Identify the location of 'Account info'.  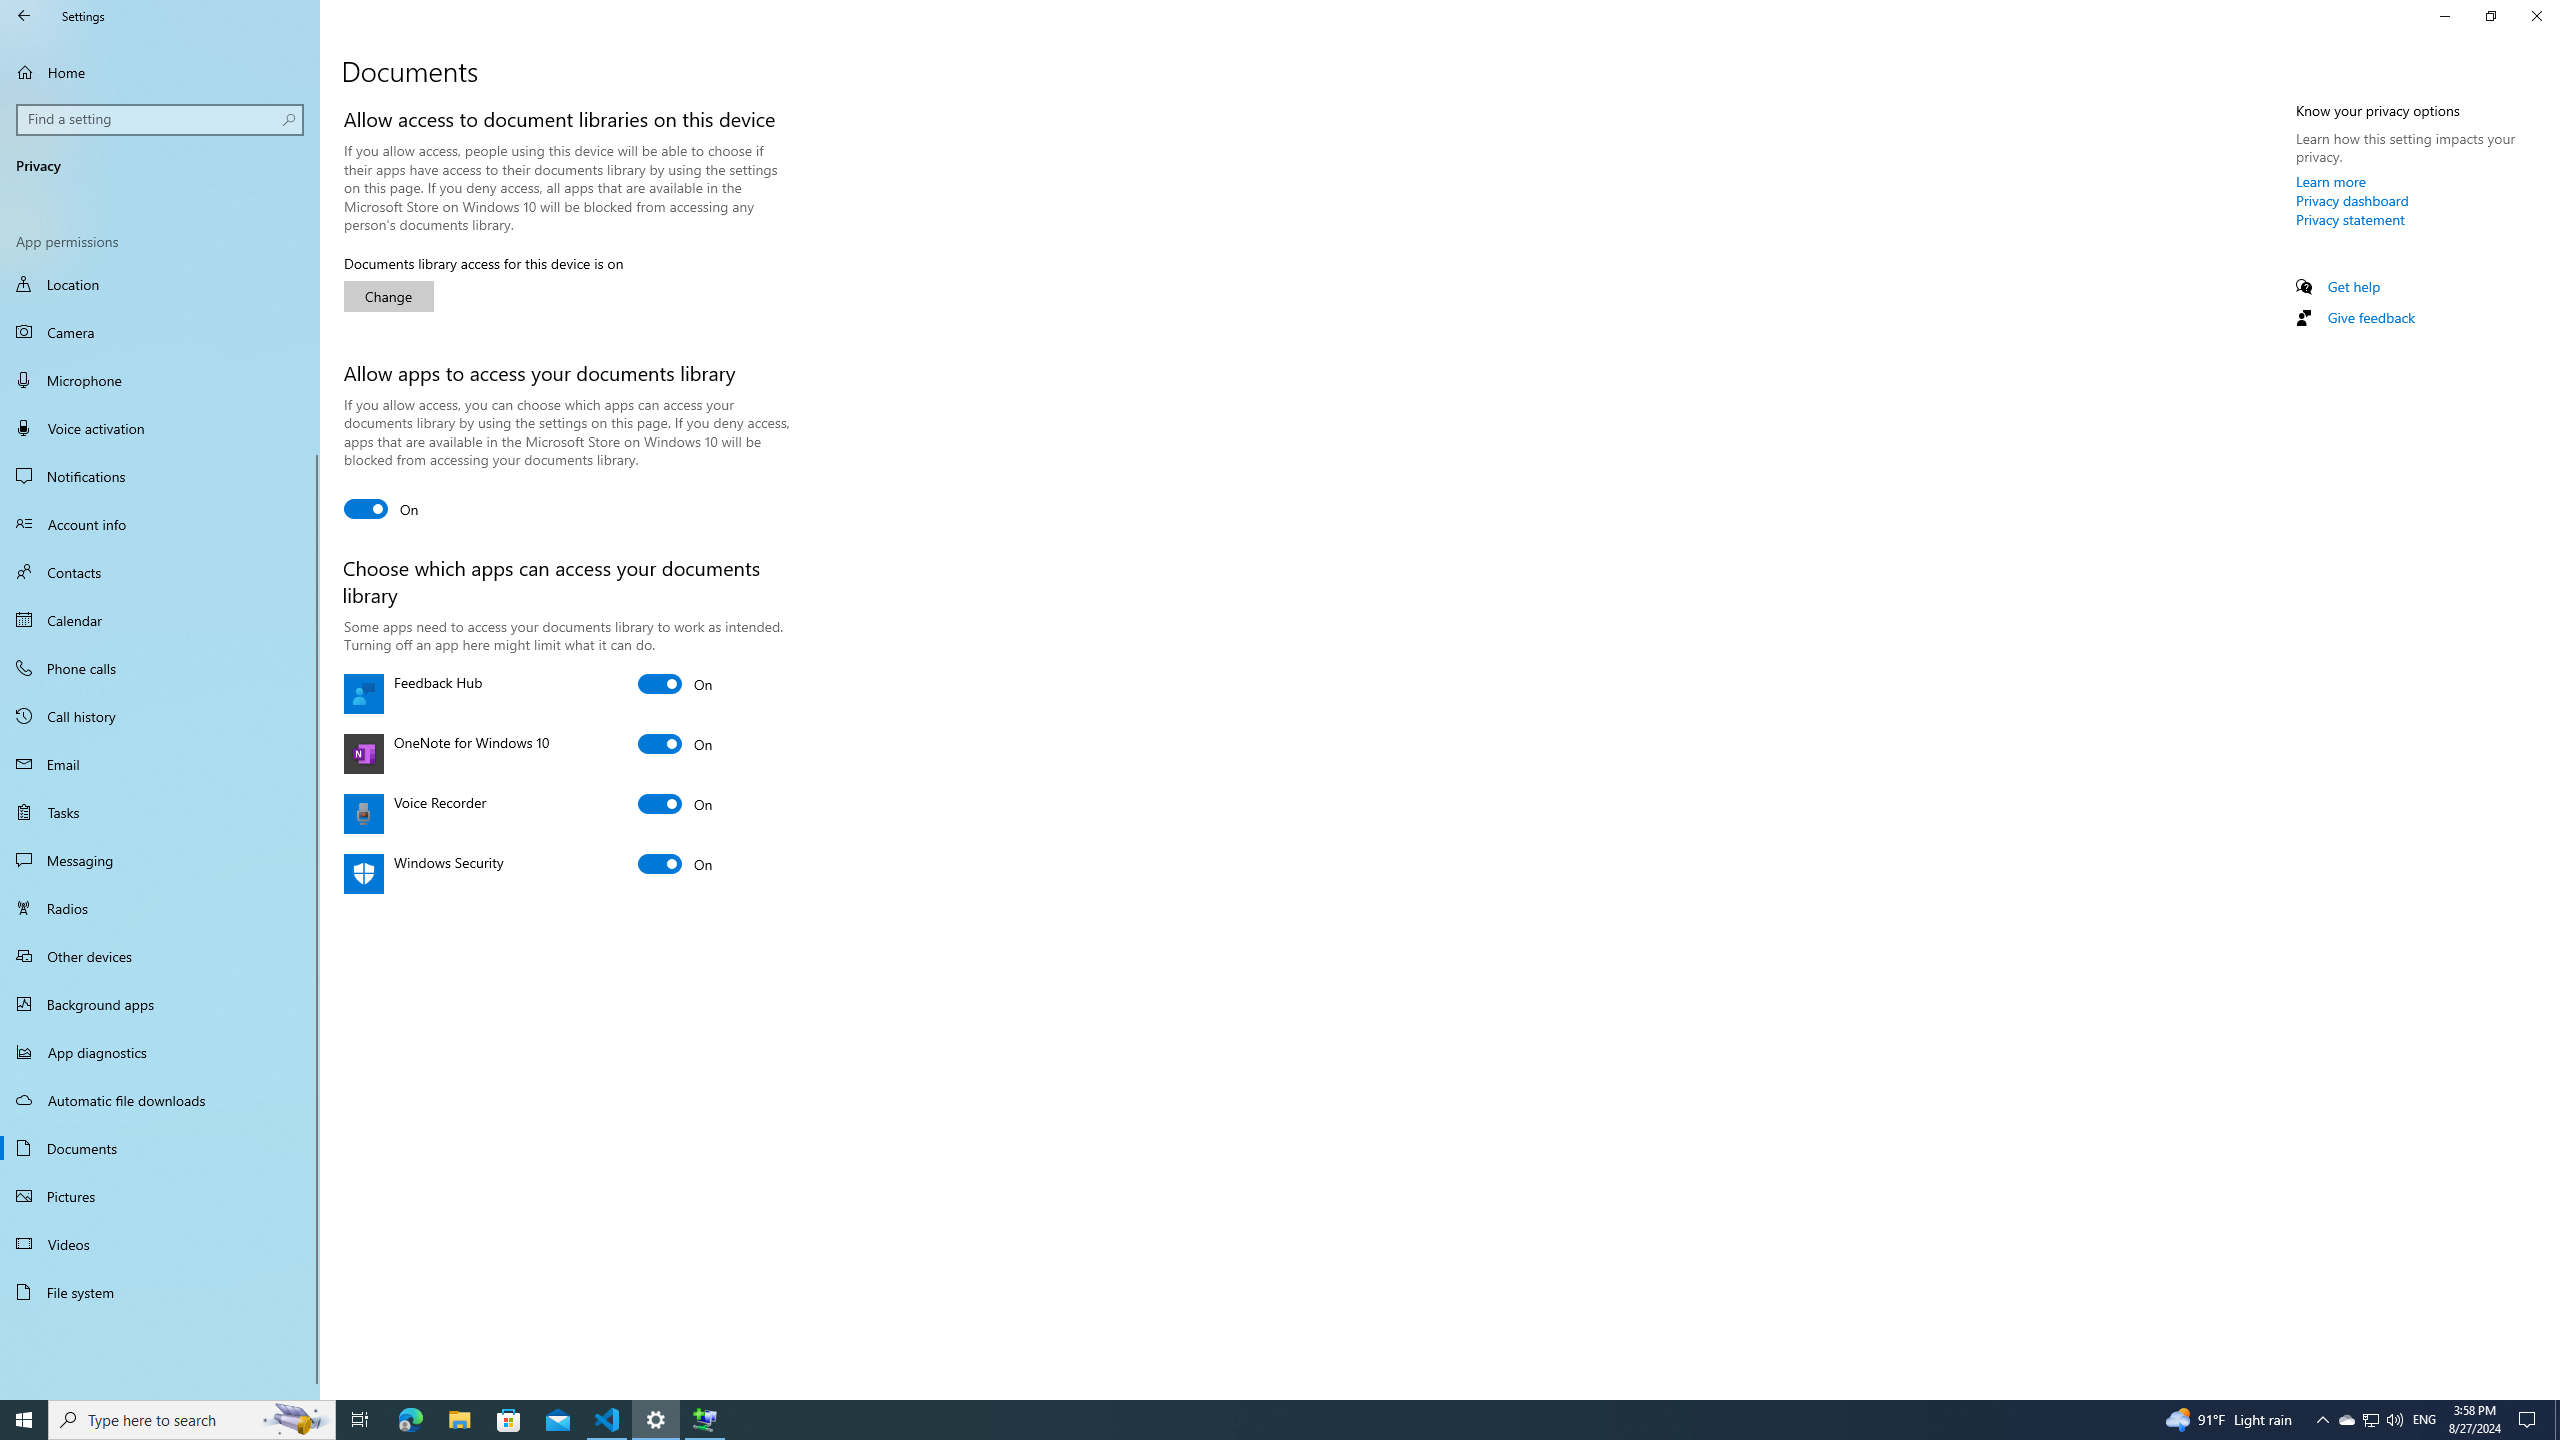
(159, 524).